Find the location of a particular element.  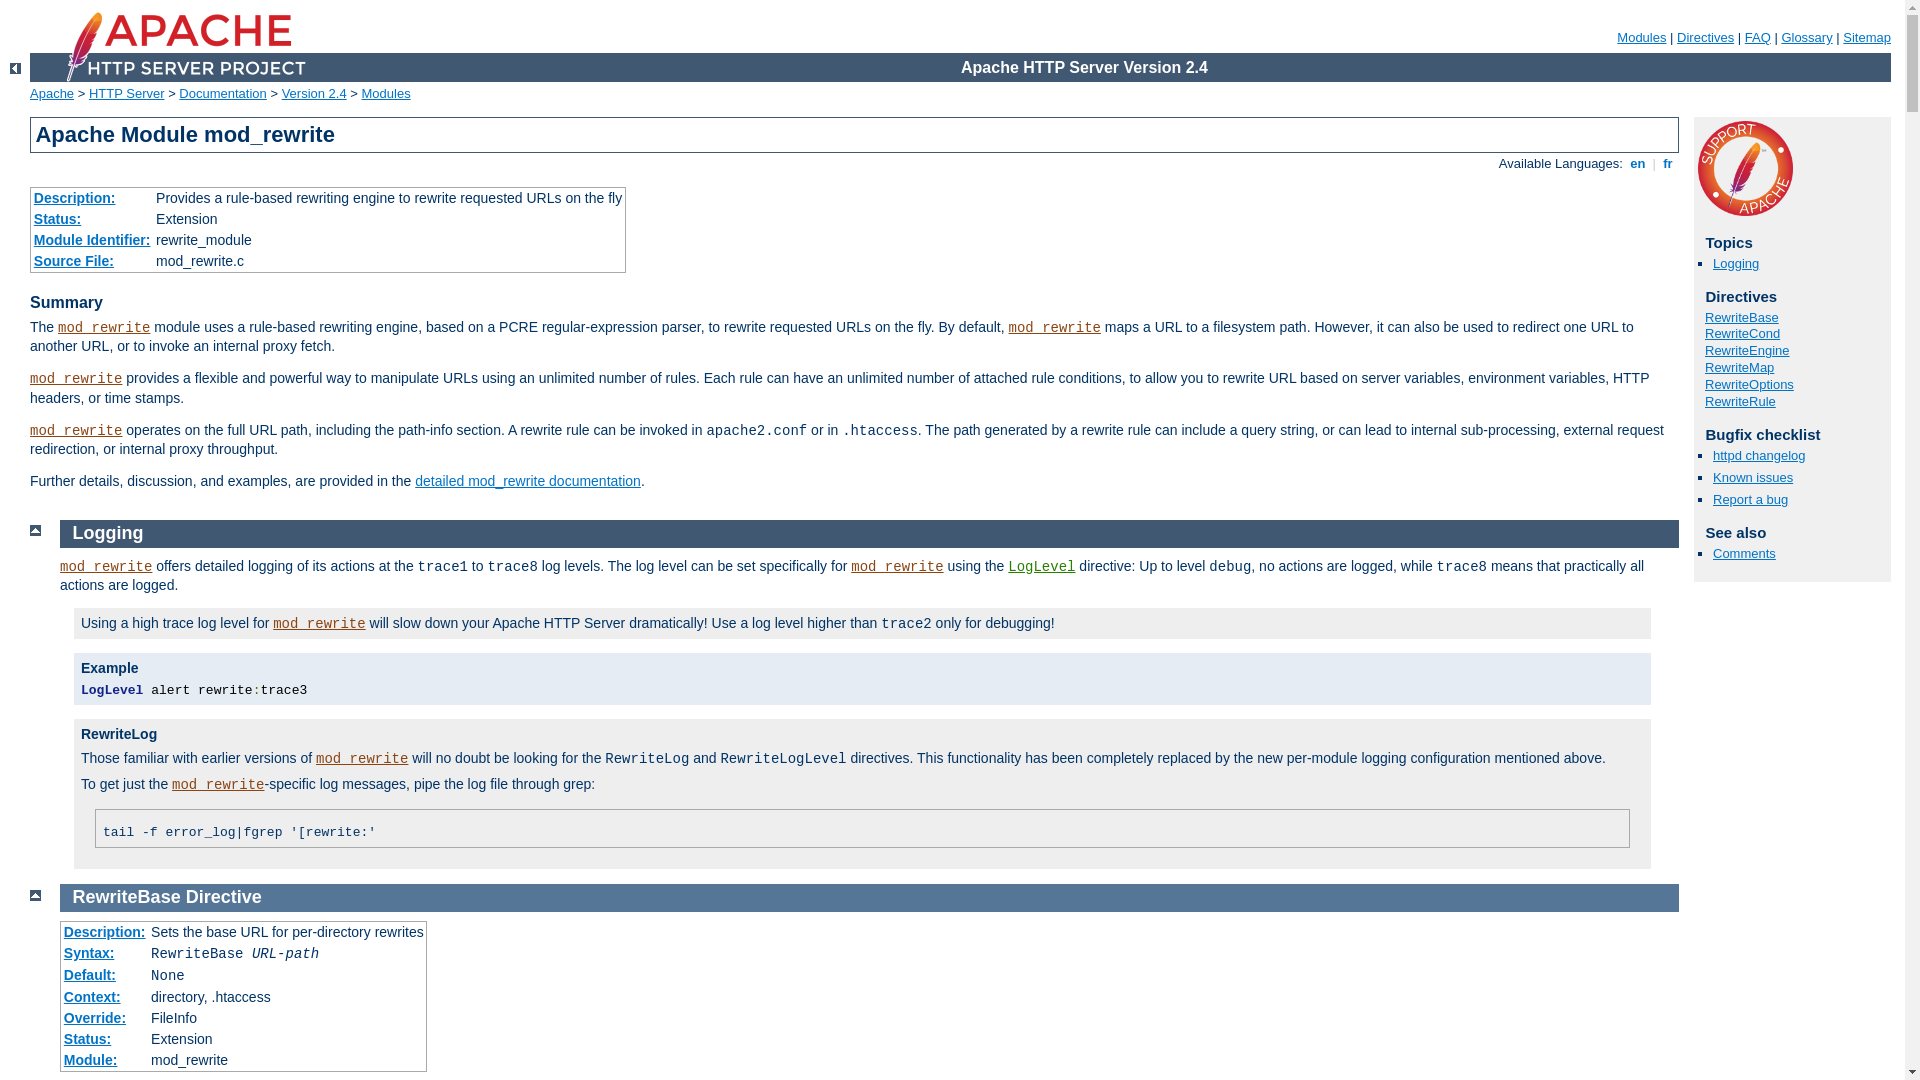

'<-' is located at coordinates (15, 67).